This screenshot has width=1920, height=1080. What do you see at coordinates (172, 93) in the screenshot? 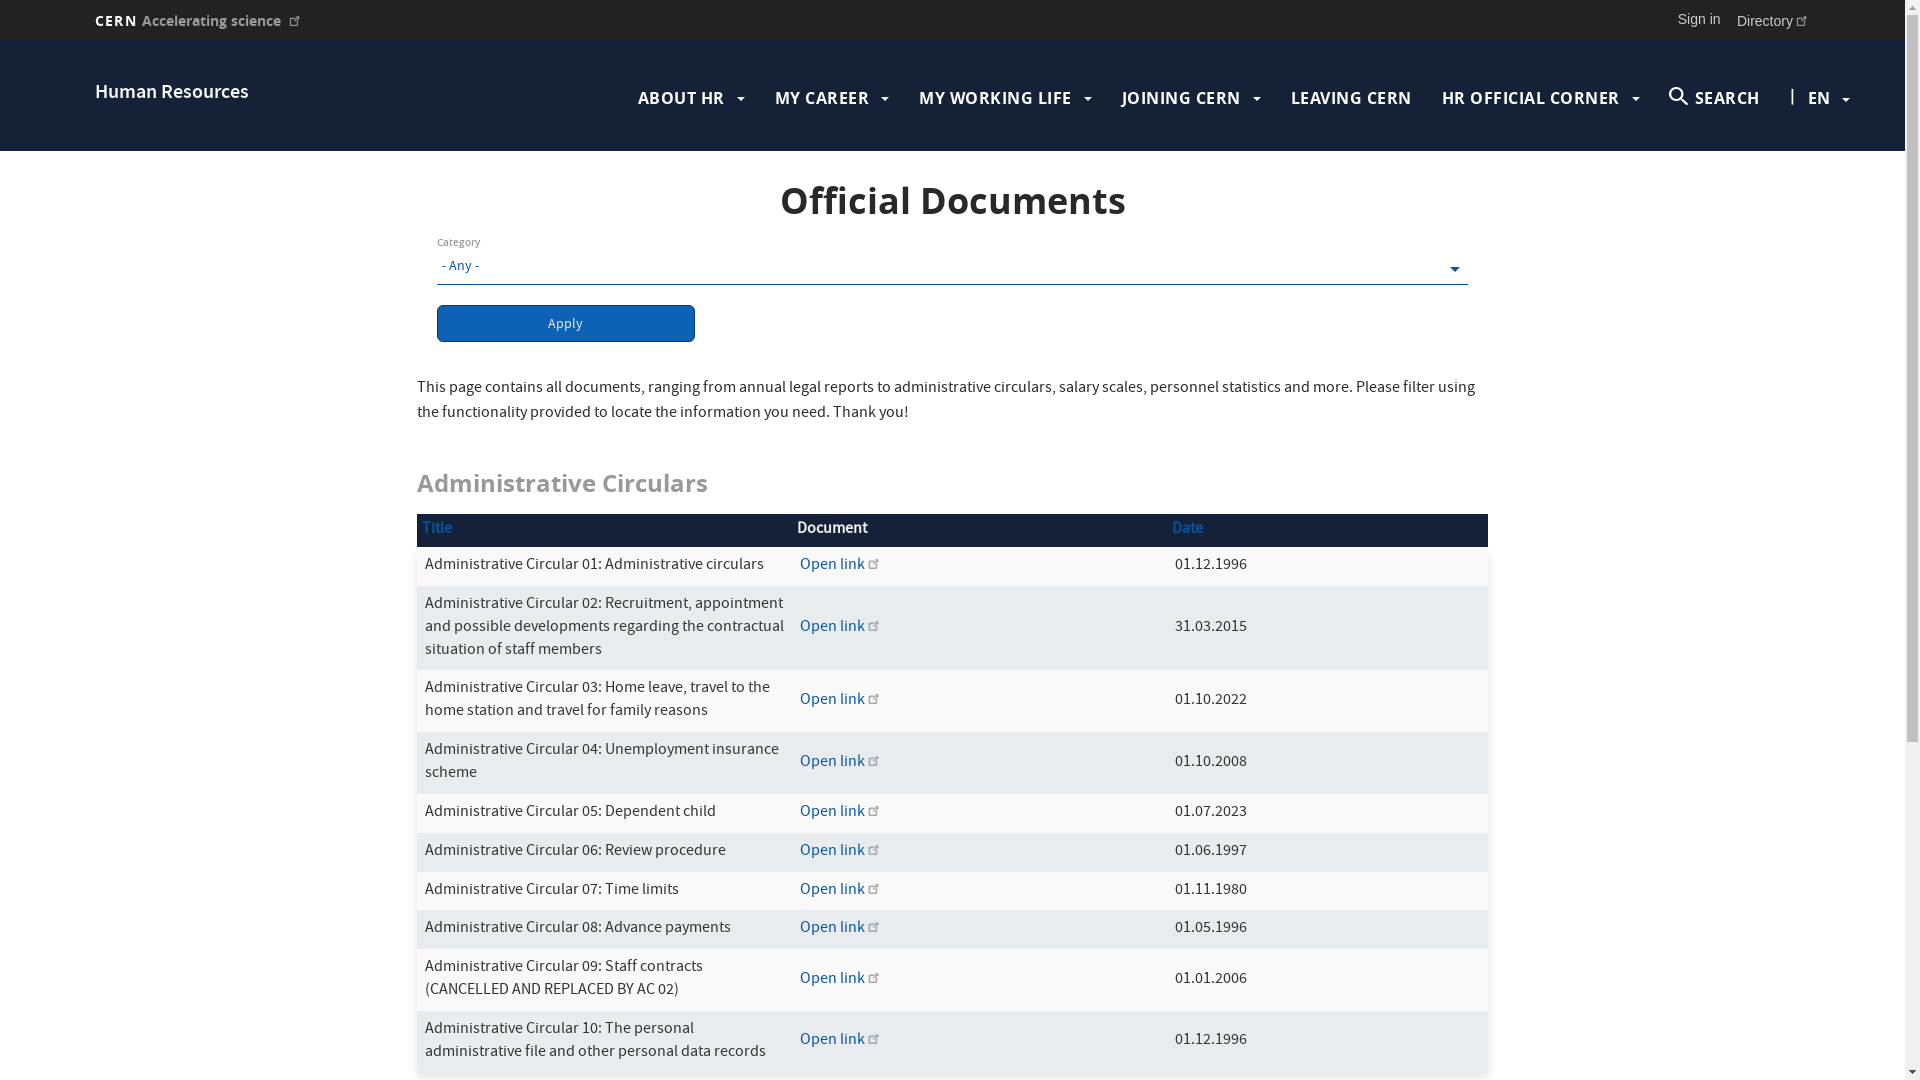
I see `'Human Resources'` at bounding box center [172, 93].